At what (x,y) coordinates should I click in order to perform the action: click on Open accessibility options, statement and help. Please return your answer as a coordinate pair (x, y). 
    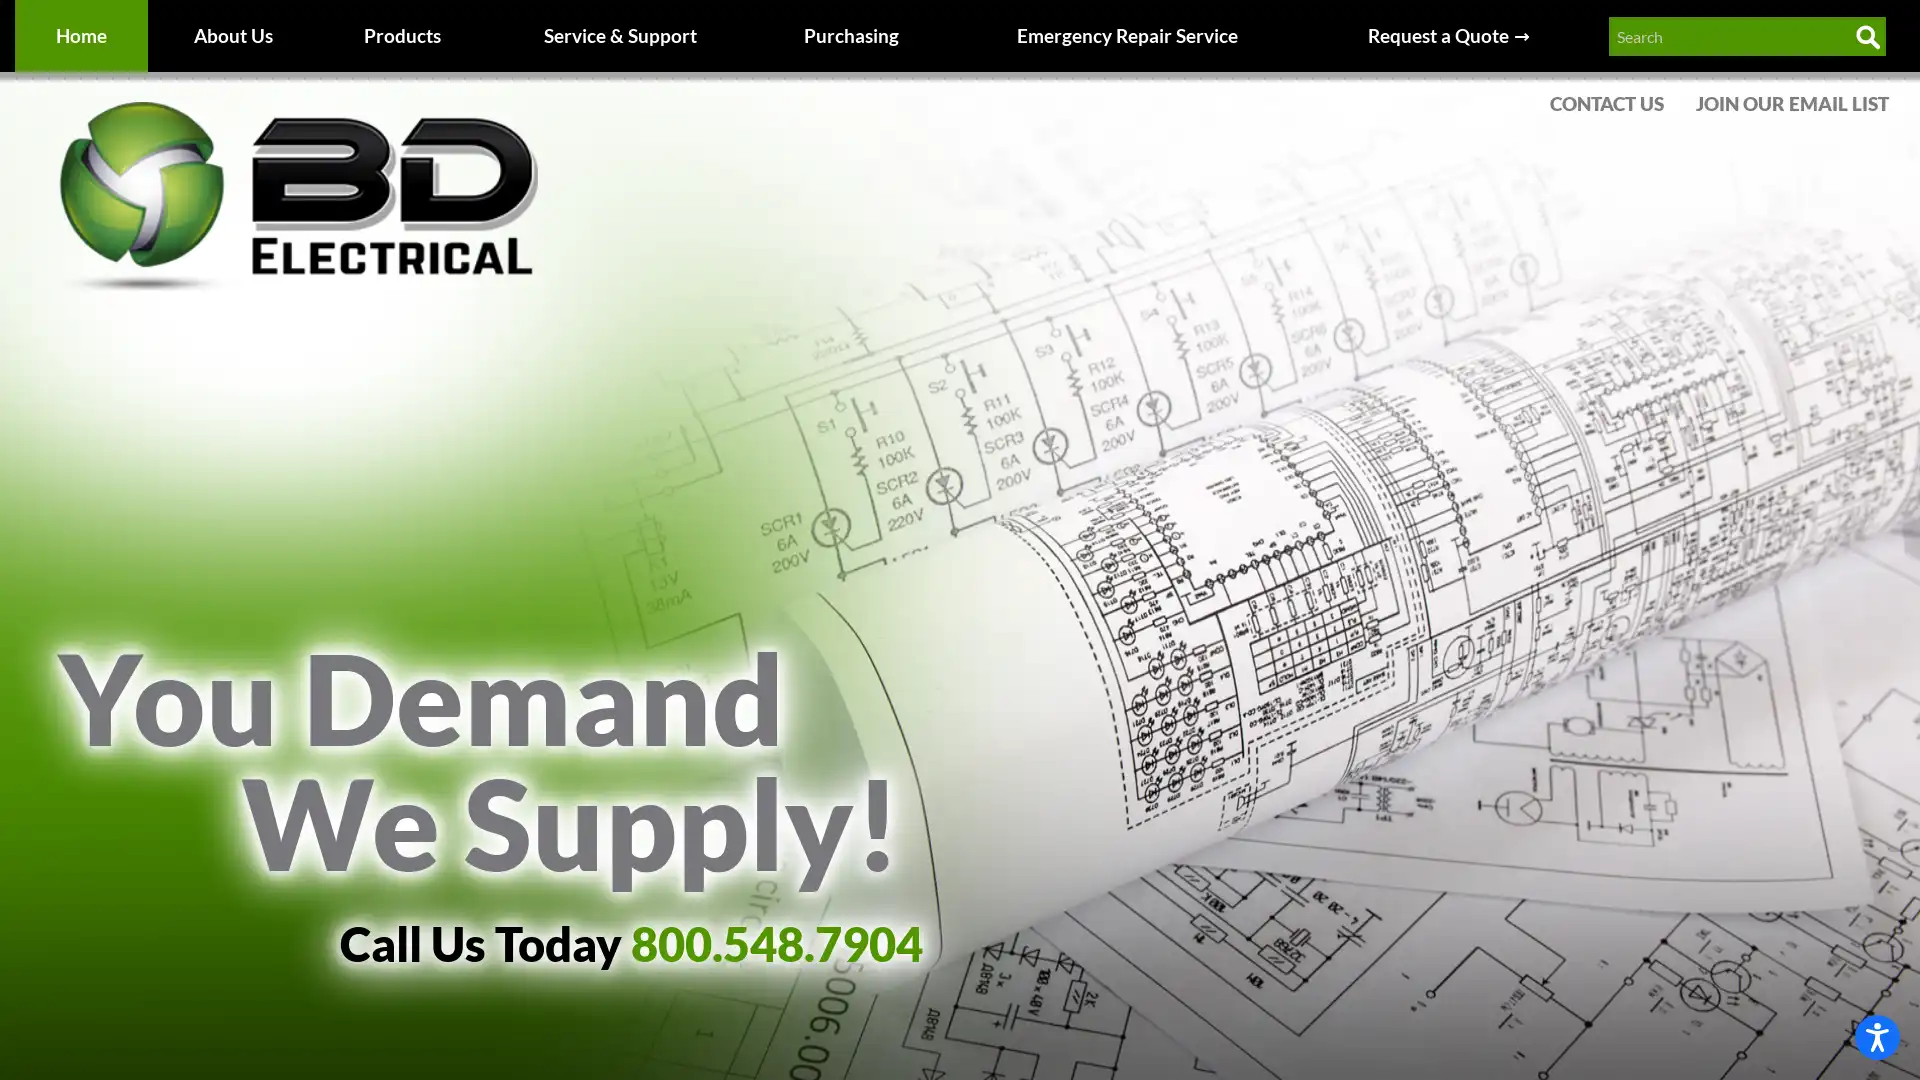
    Looking at the image, I should click on (1876, 1036).